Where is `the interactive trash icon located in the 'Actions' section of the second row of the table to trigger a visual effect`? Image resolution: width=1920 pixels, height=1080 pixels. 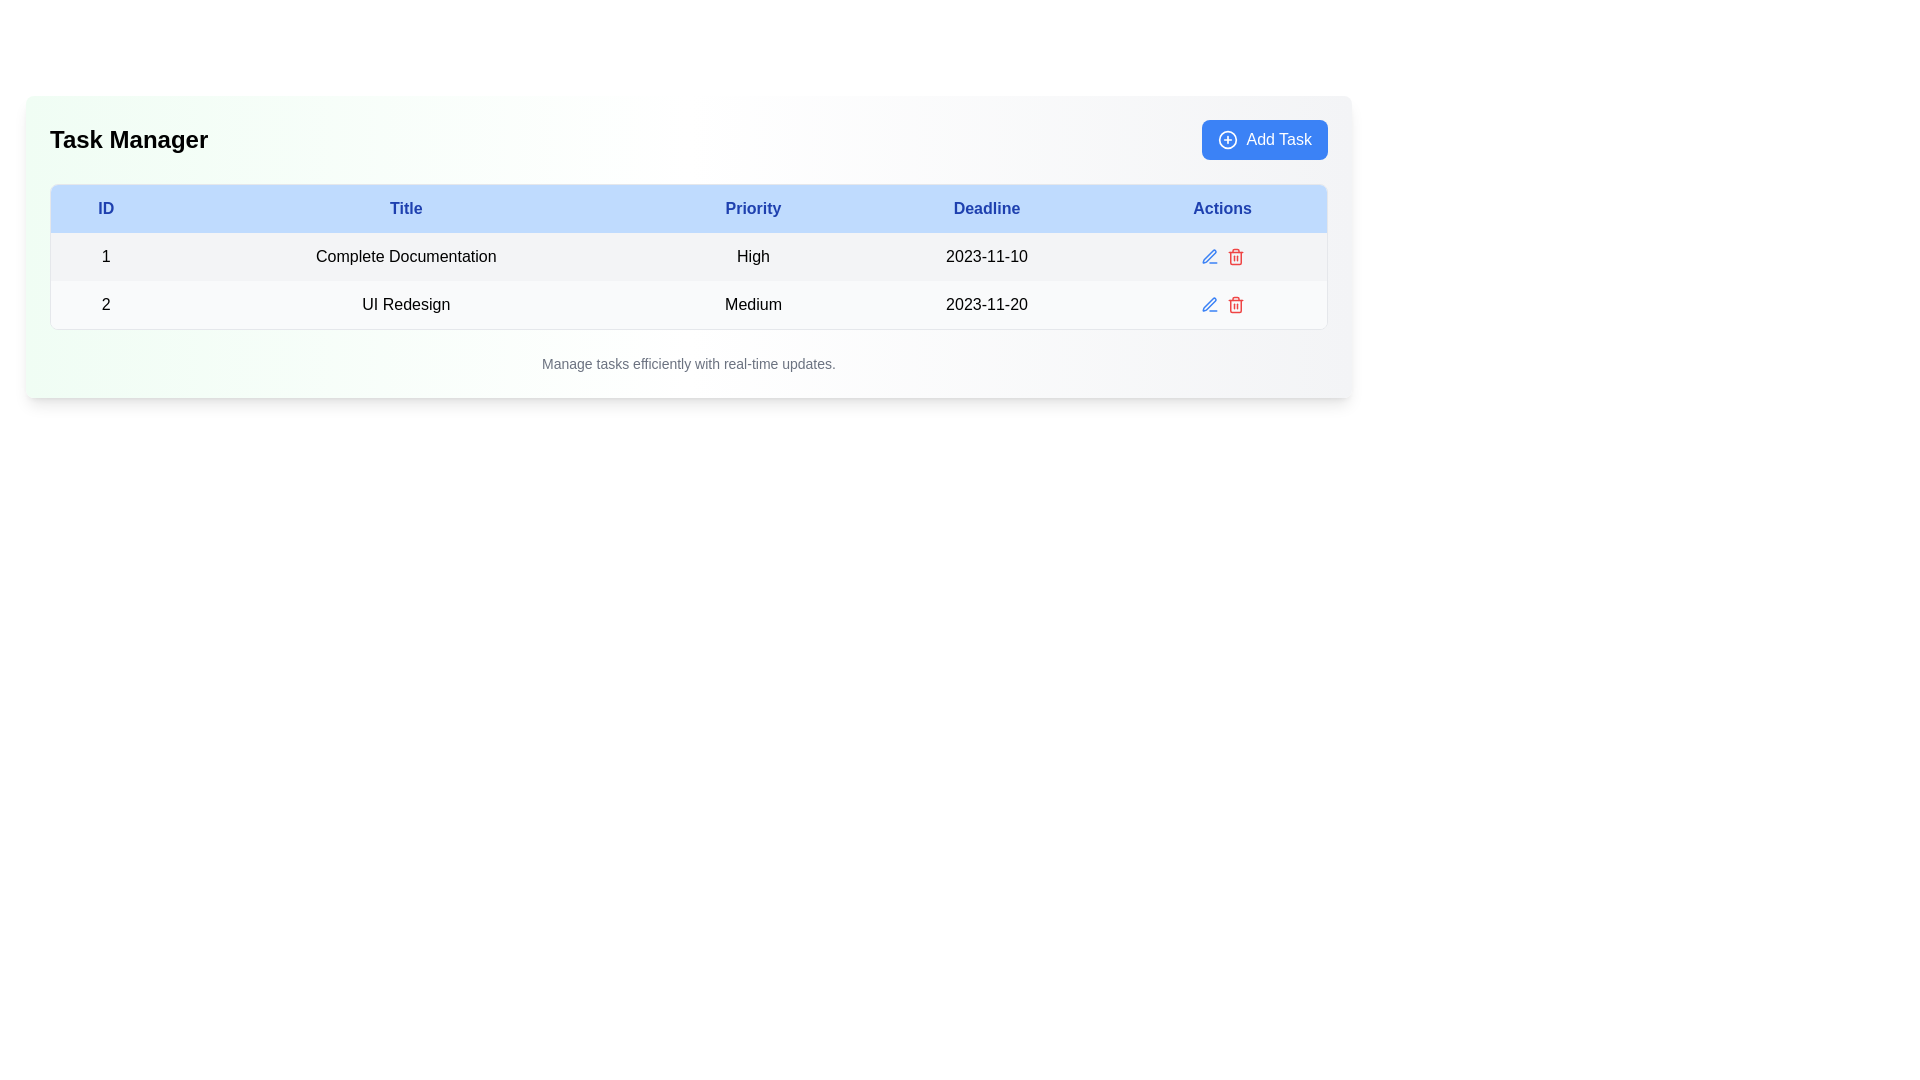
the interactive trash icon located in the 'Actions' section of the second row of the table to trigger a visual effect is located at coordinates (1234, 304).